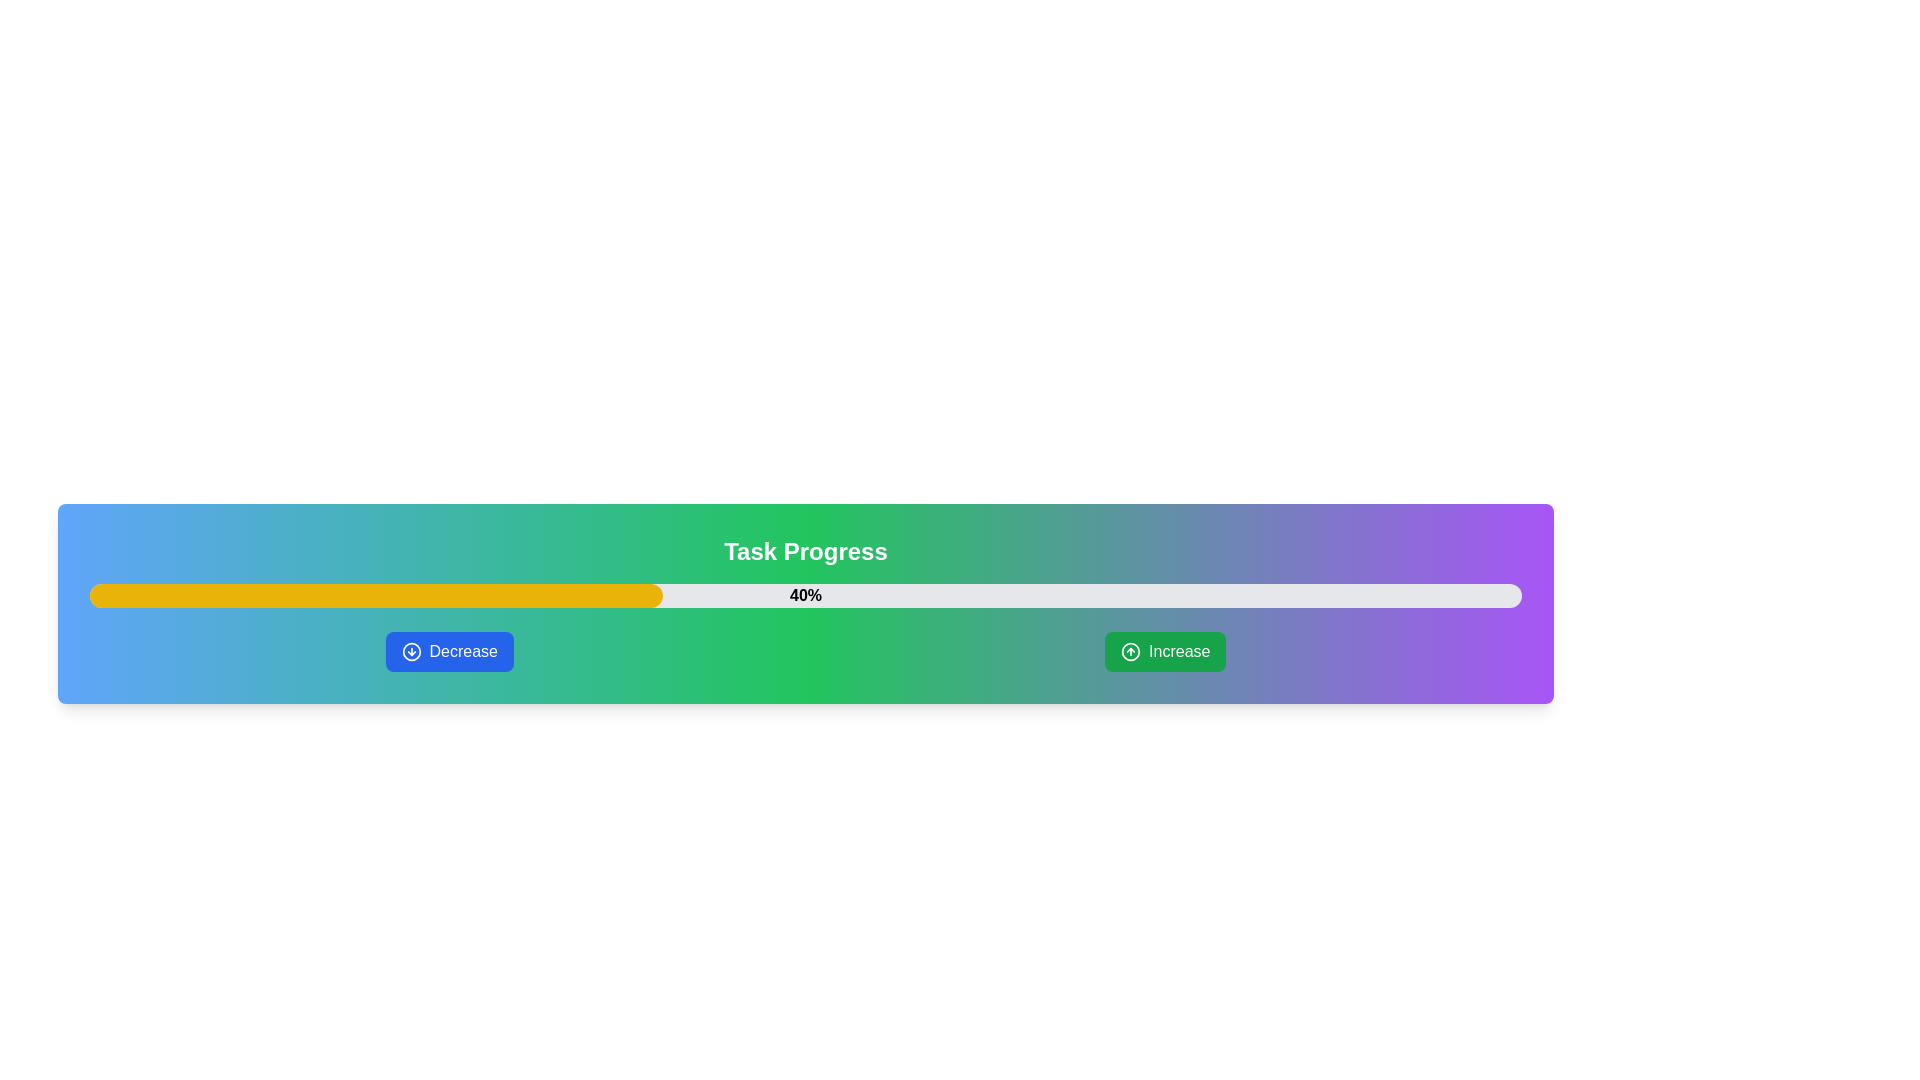  Describe the element at coordinates (410, 651) in the screenshot. I see `the decorative graphic icon representing a downward action, which is part of an SVG graphic located above the 'Decrease' button` at that location.